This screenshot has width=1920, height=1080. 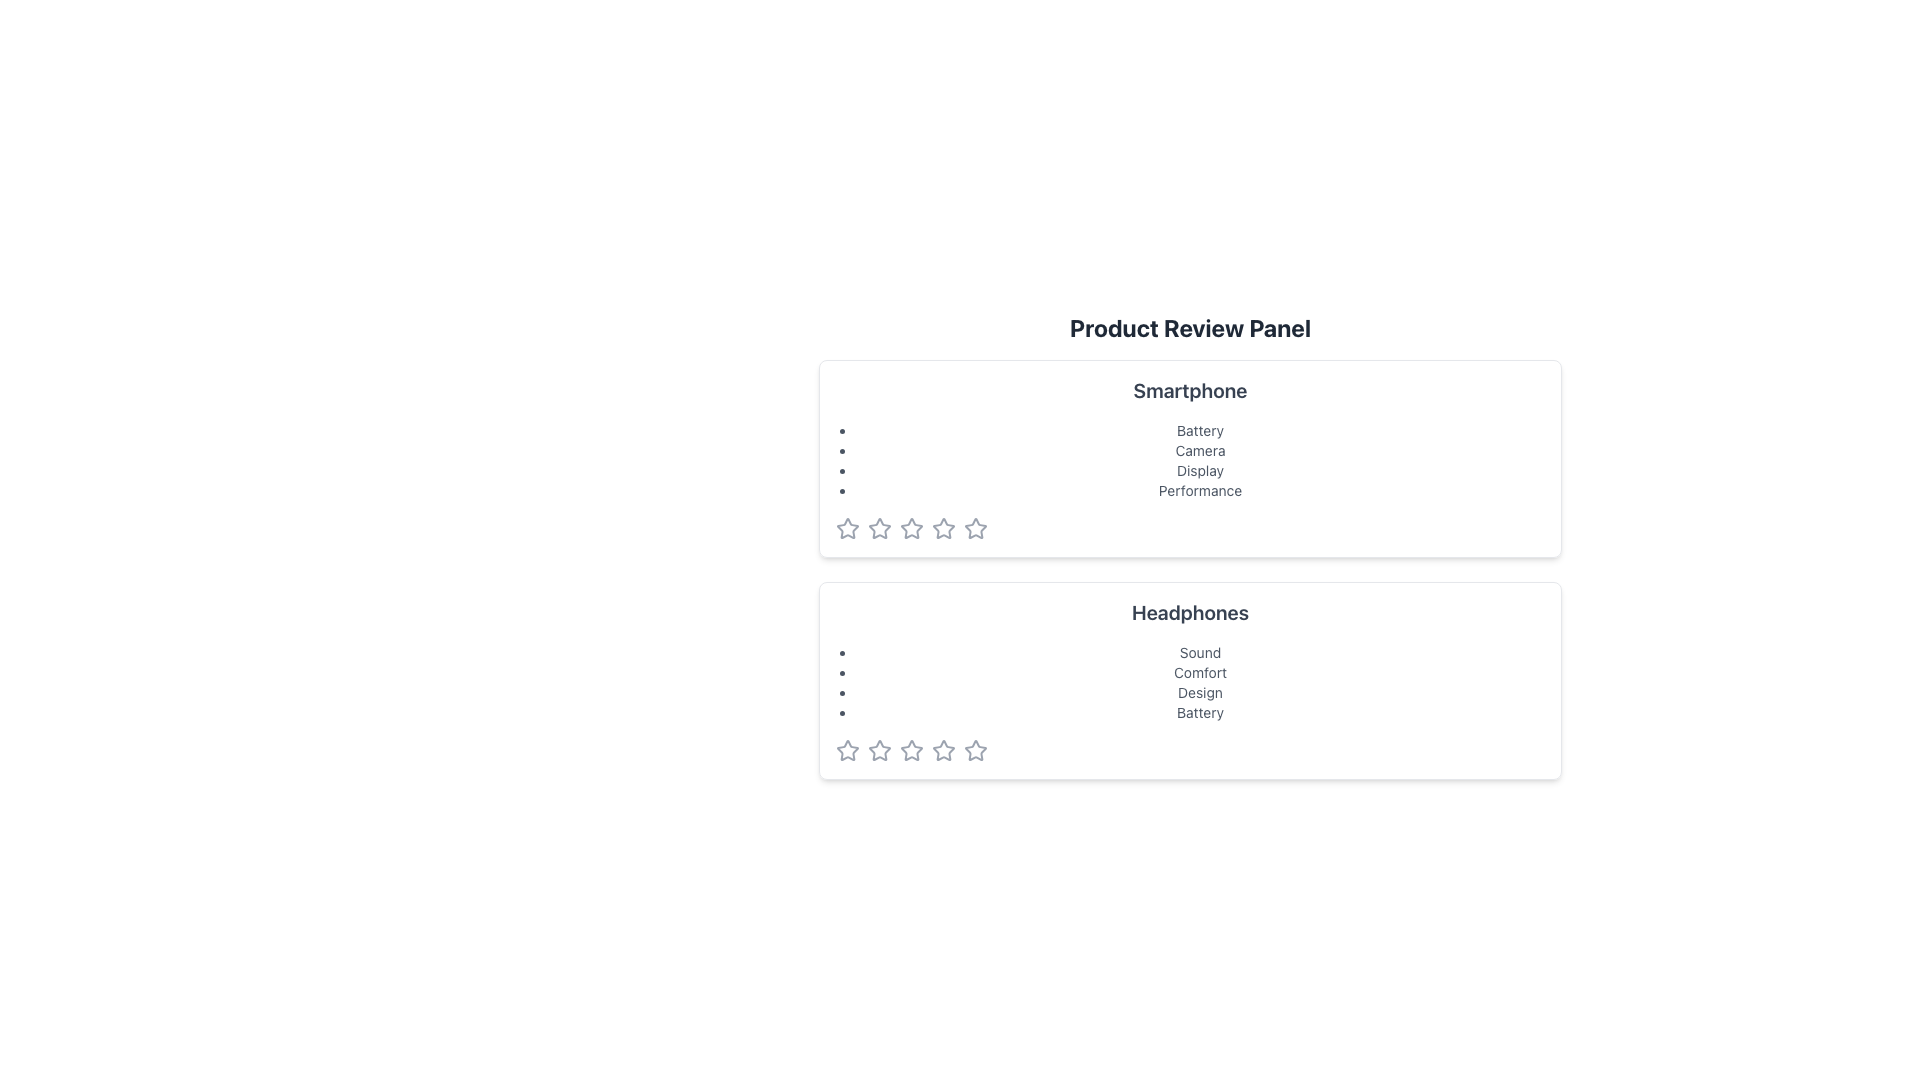 I want to click on the fifth interactive star icon in the review panel for 'Headphones' to rate it with a value of 5, so click(x=943, y=751).